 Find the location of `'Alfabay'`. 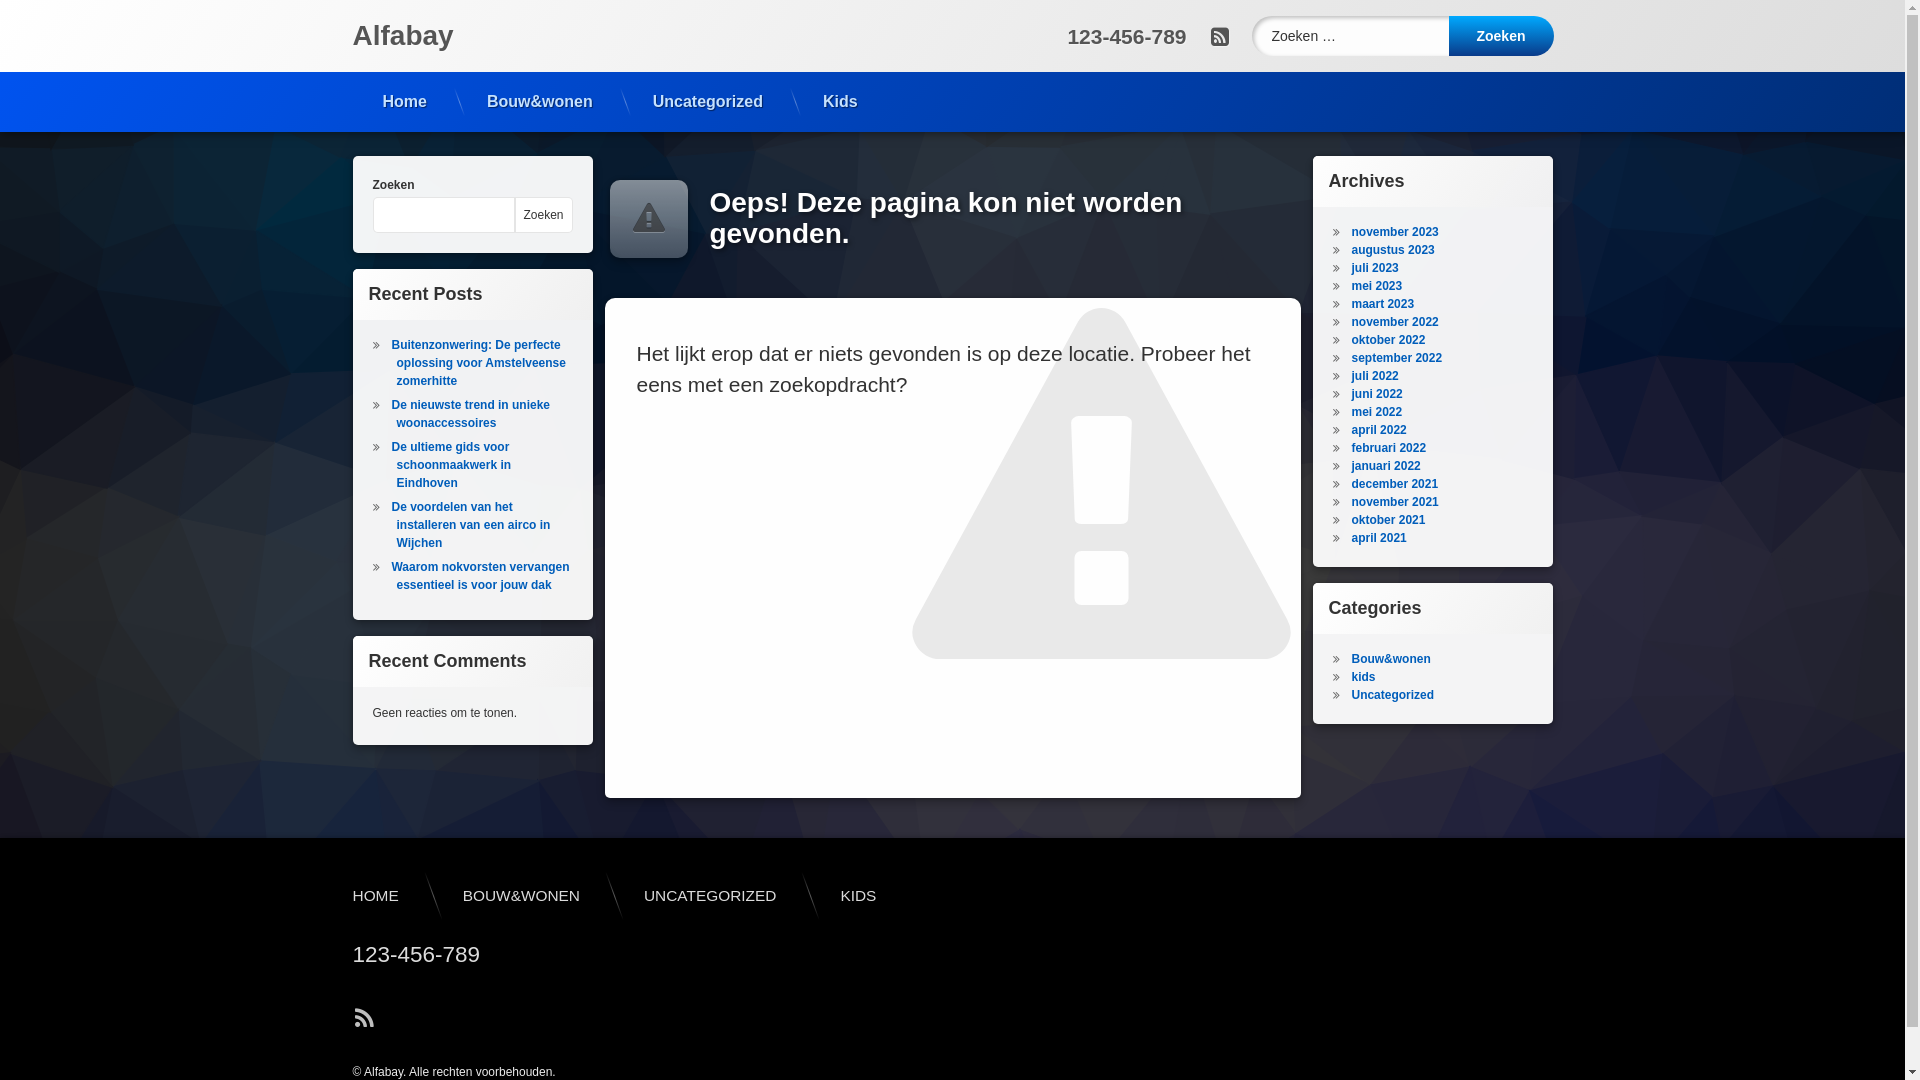

'Alfabay' is located at coordinates (401, 35).